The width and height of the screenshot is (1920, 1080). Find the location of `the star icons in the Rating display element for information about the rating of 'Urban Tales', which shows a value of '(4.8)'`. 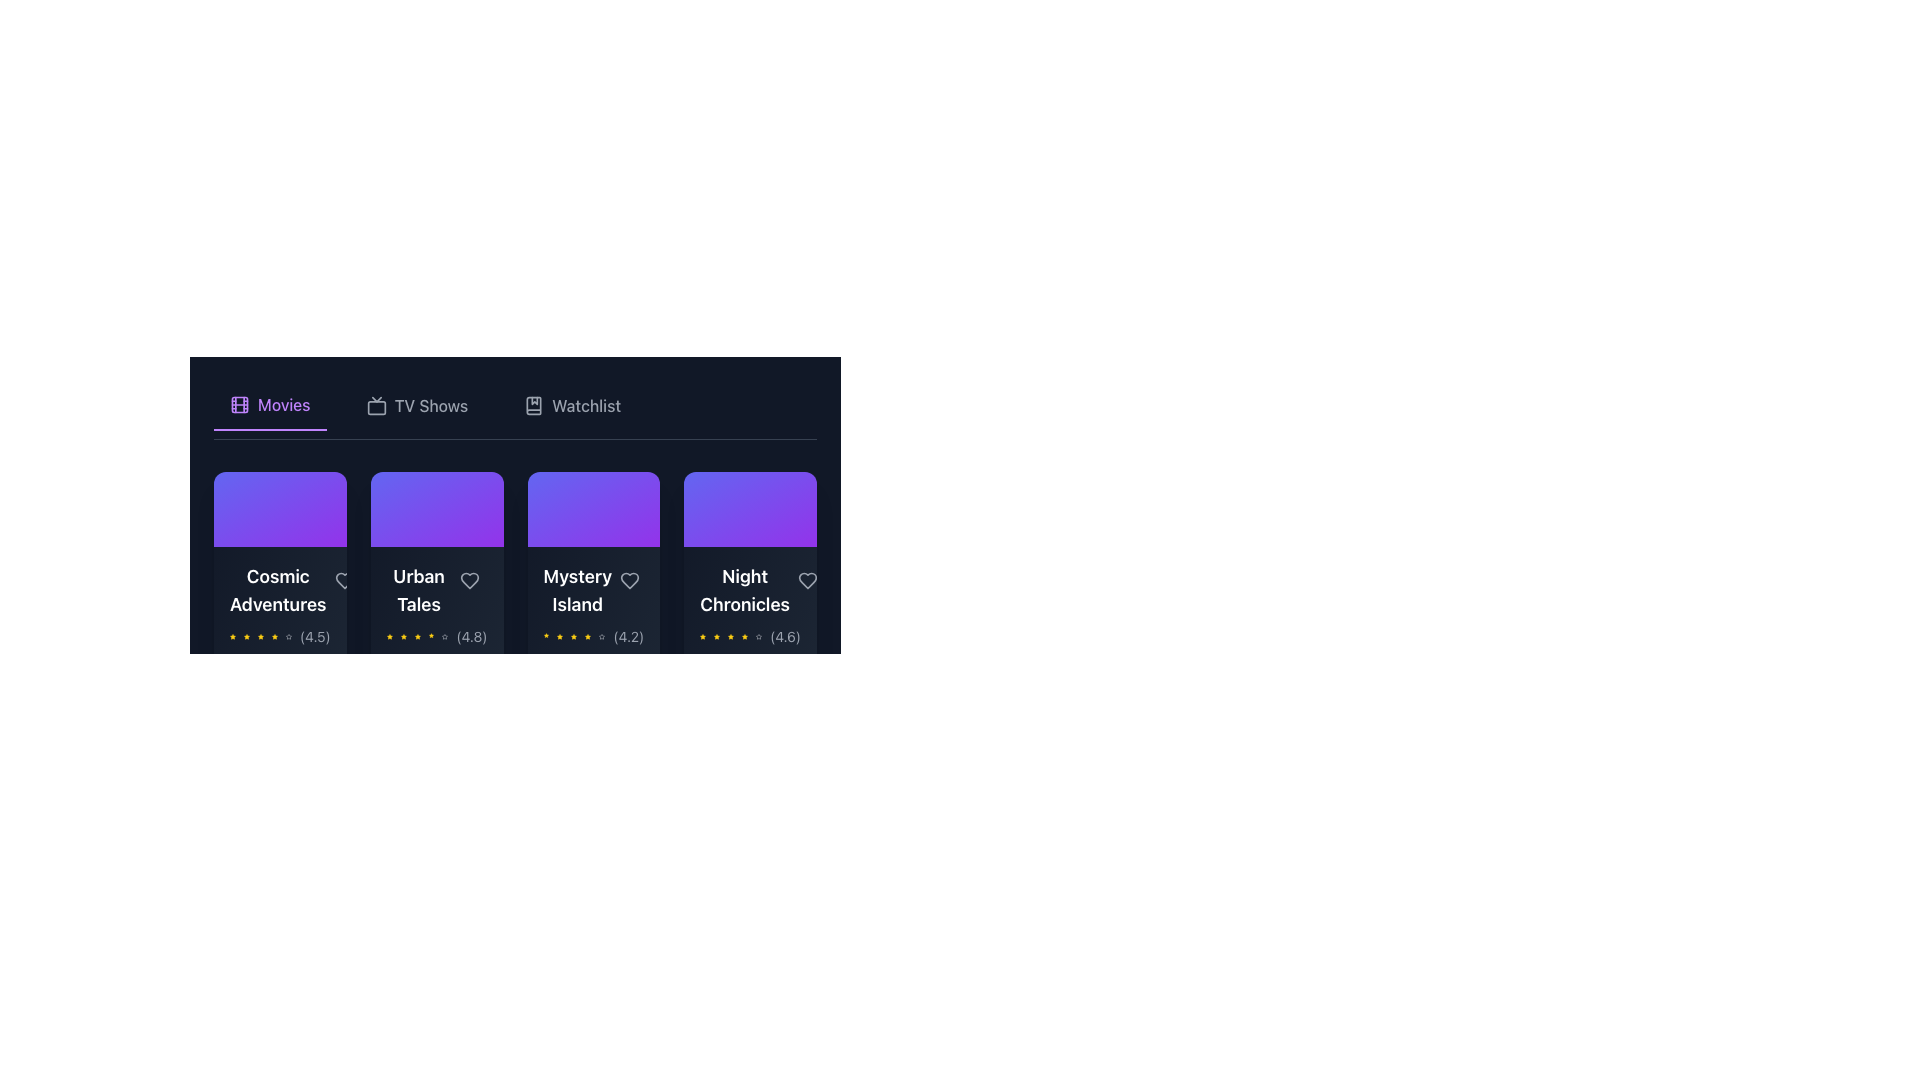

the star icons in the Rating display element for information about the rating of 'Urban Tales', which shows a value of '(4.8)' is located at coordinates (436, 636).